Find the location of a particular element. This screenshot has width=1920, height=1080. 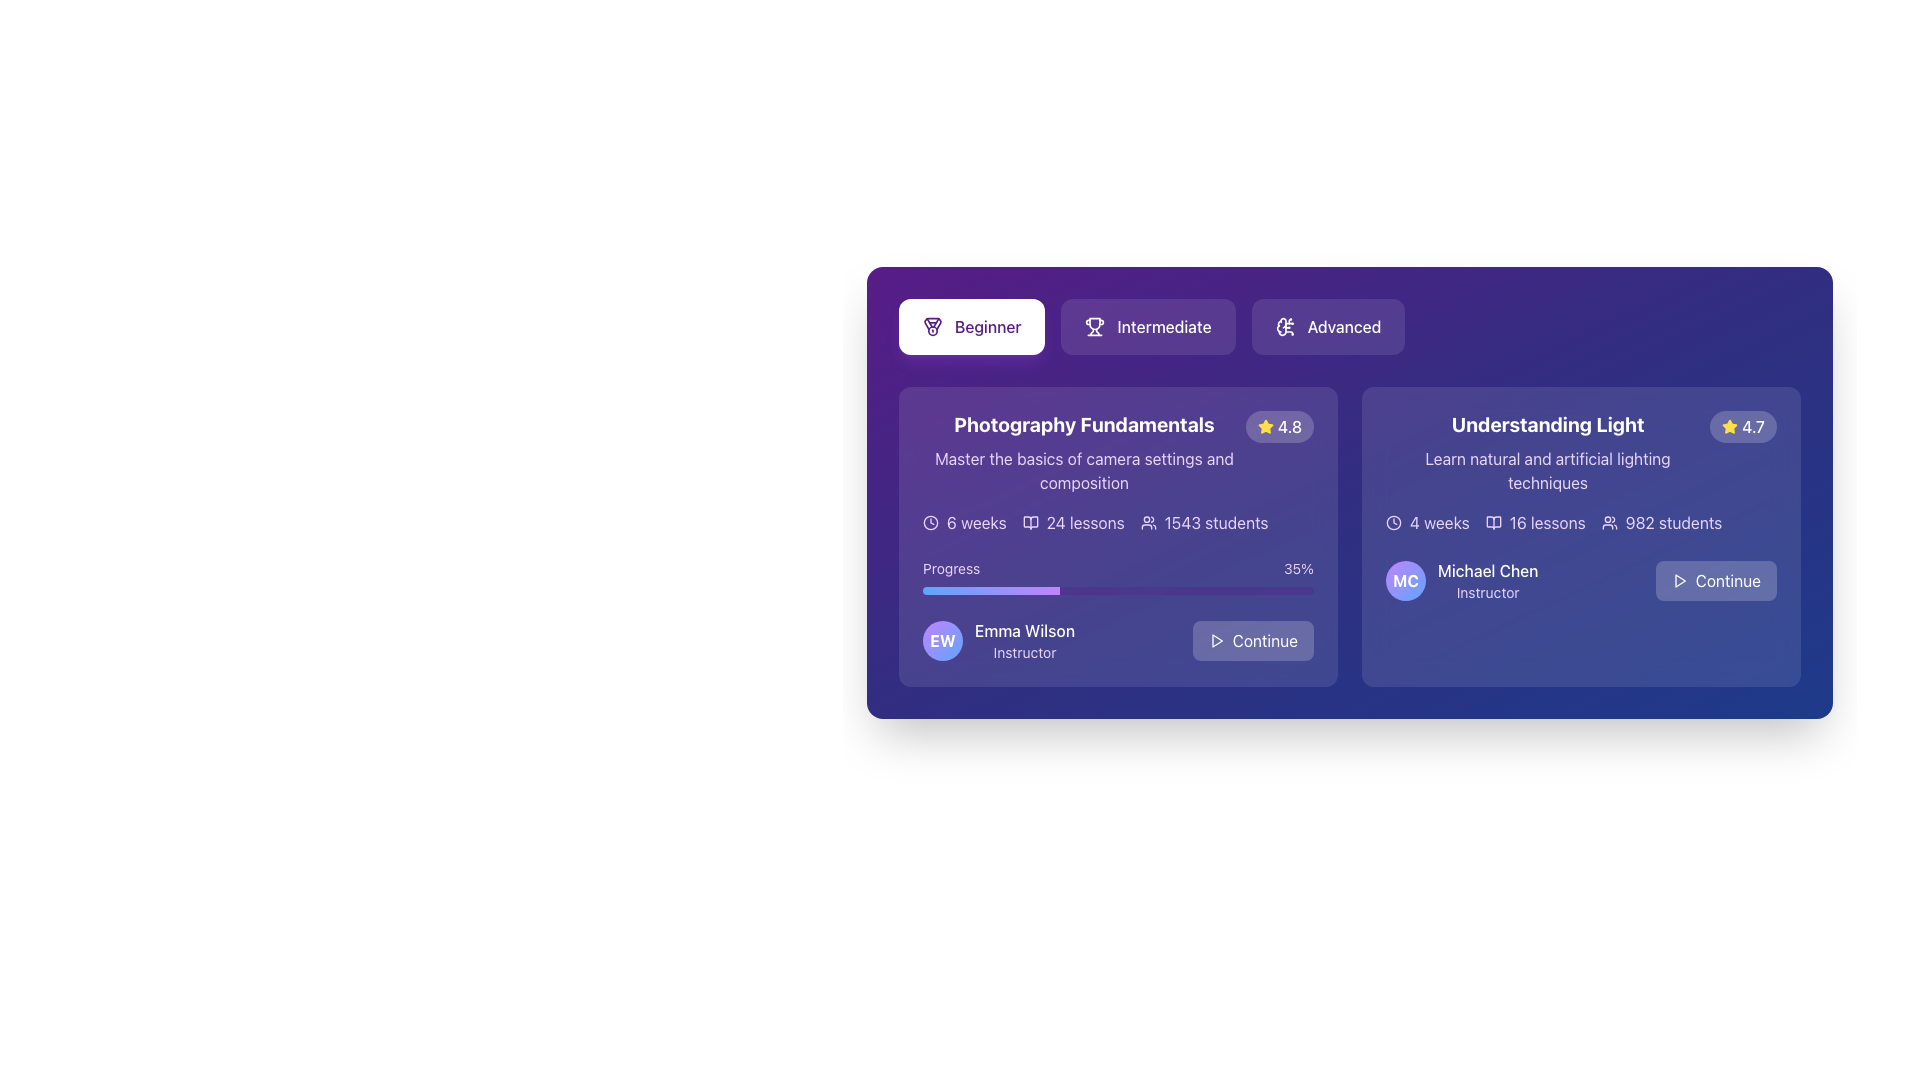

the book icon, which is a light purple minimalist icon preceding the text '24 lessons' in the 'Photography Fundamentals' course details section is located at coordinates (1030, 522).